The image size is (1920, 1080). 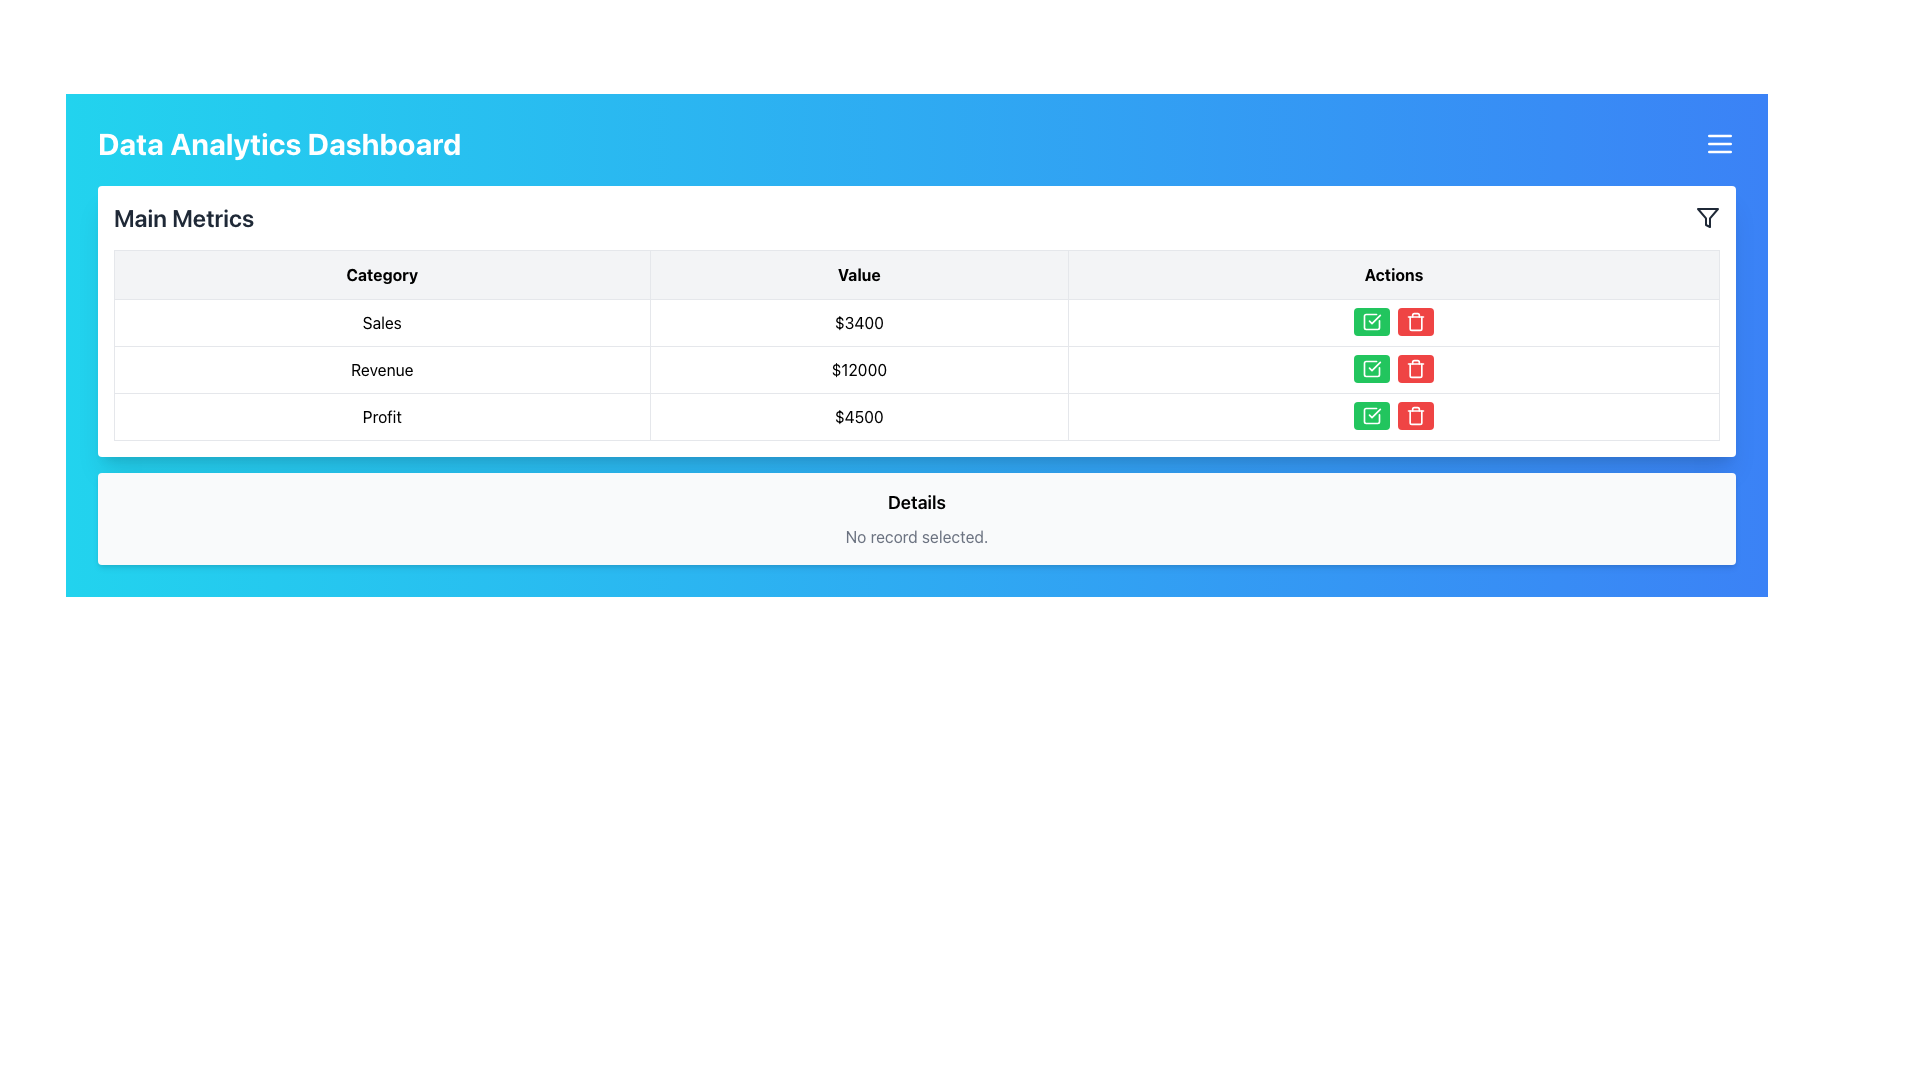 What do you see at coordinates (859, 415) in the screenshot?
I see `the 'Profit' metric value display in the 'Main Metrics' table of the dashboard, which is located between the 'Profit' cell and the action buttons` at bounding box center [859, 415].